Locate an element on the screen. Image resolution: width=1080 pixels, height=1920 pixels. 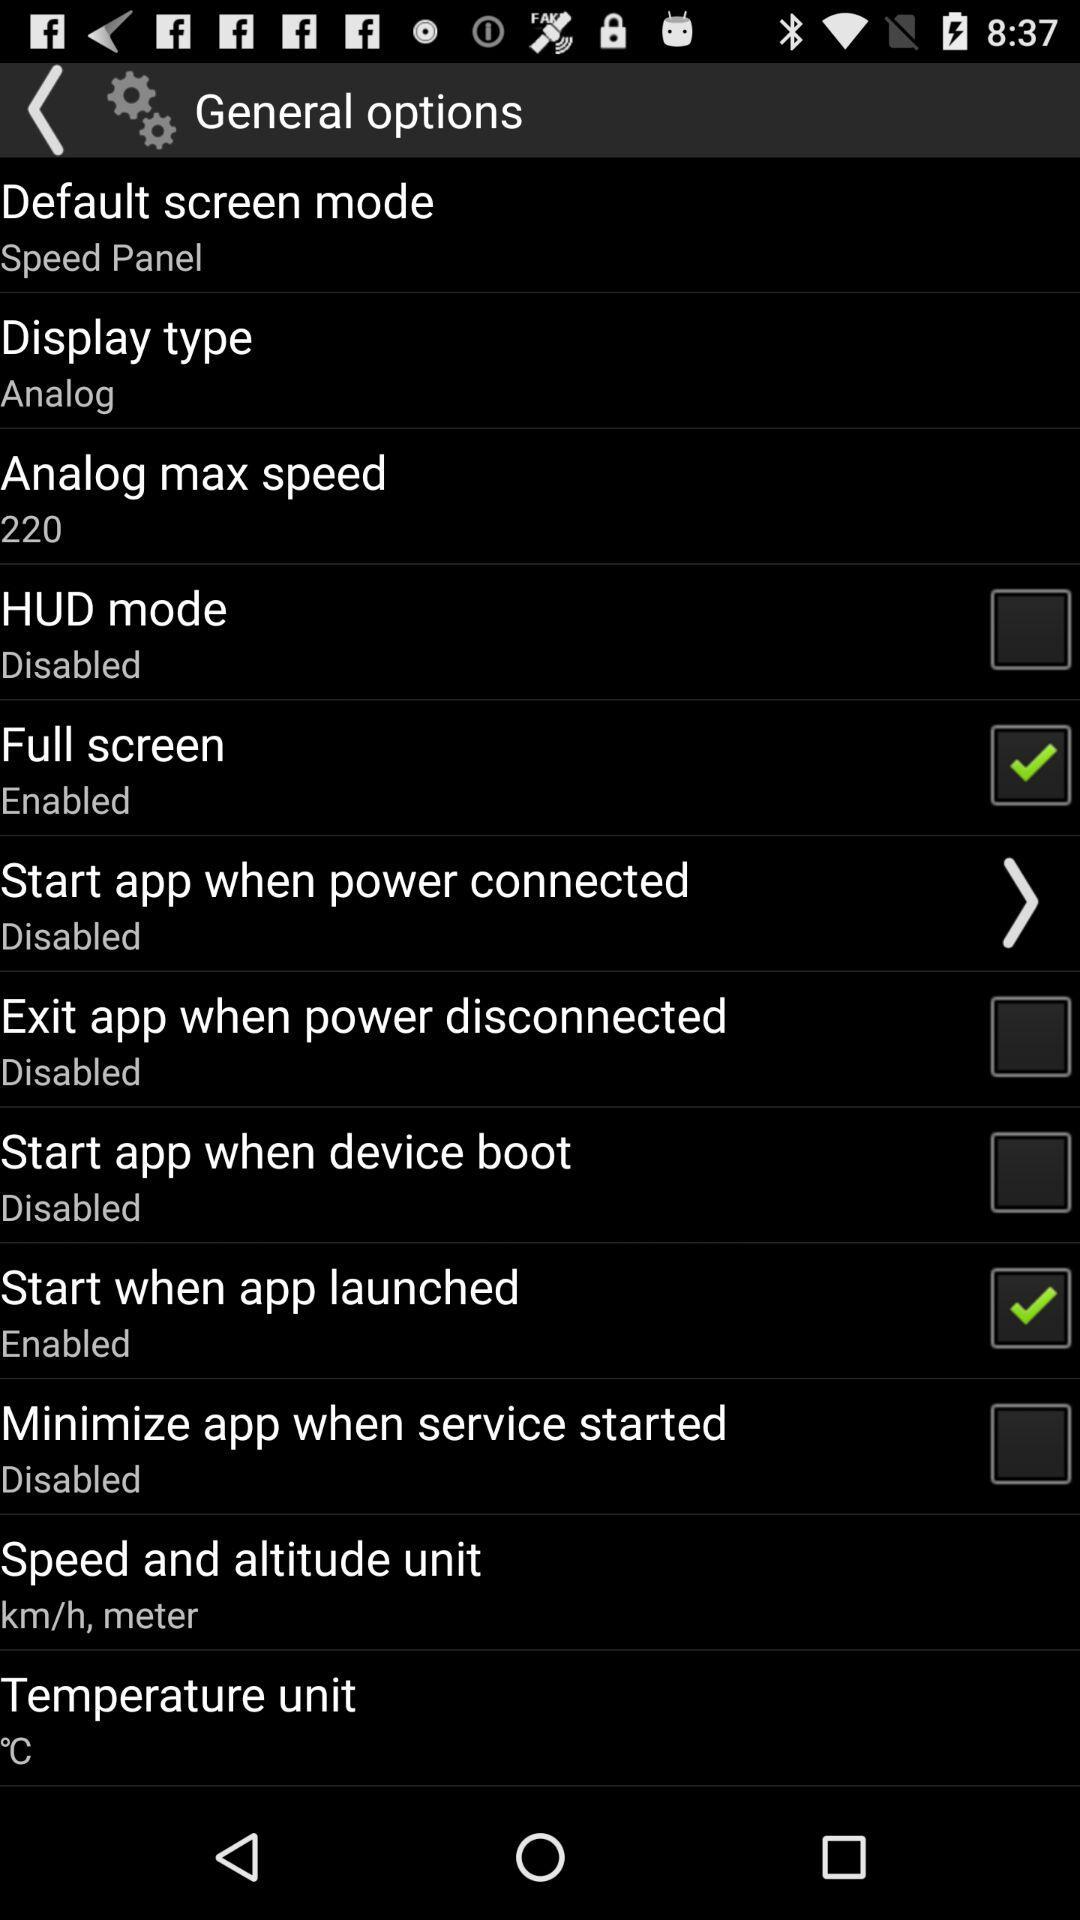
speed panel icon is located at coordinates (101, 255).